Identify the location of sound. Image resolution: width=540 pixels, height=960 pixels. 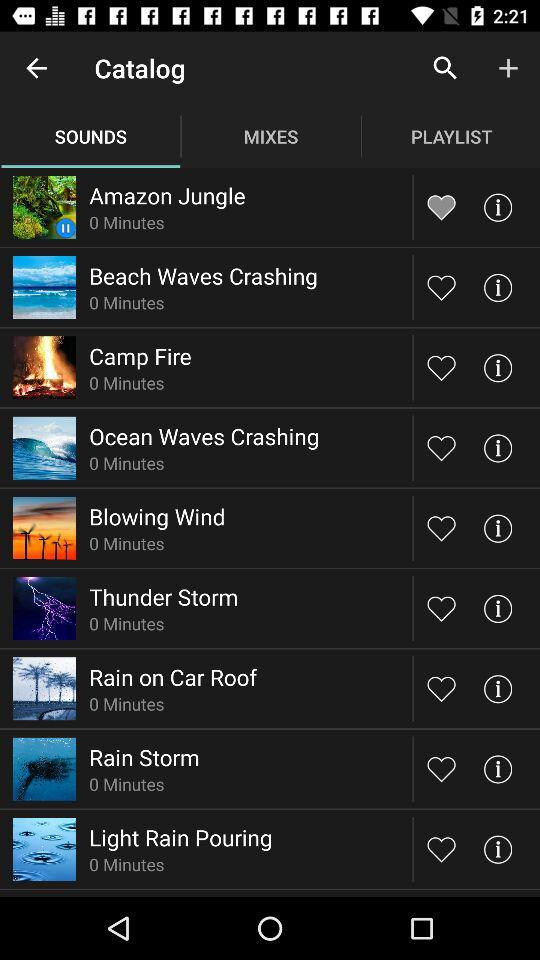
(441, 688).